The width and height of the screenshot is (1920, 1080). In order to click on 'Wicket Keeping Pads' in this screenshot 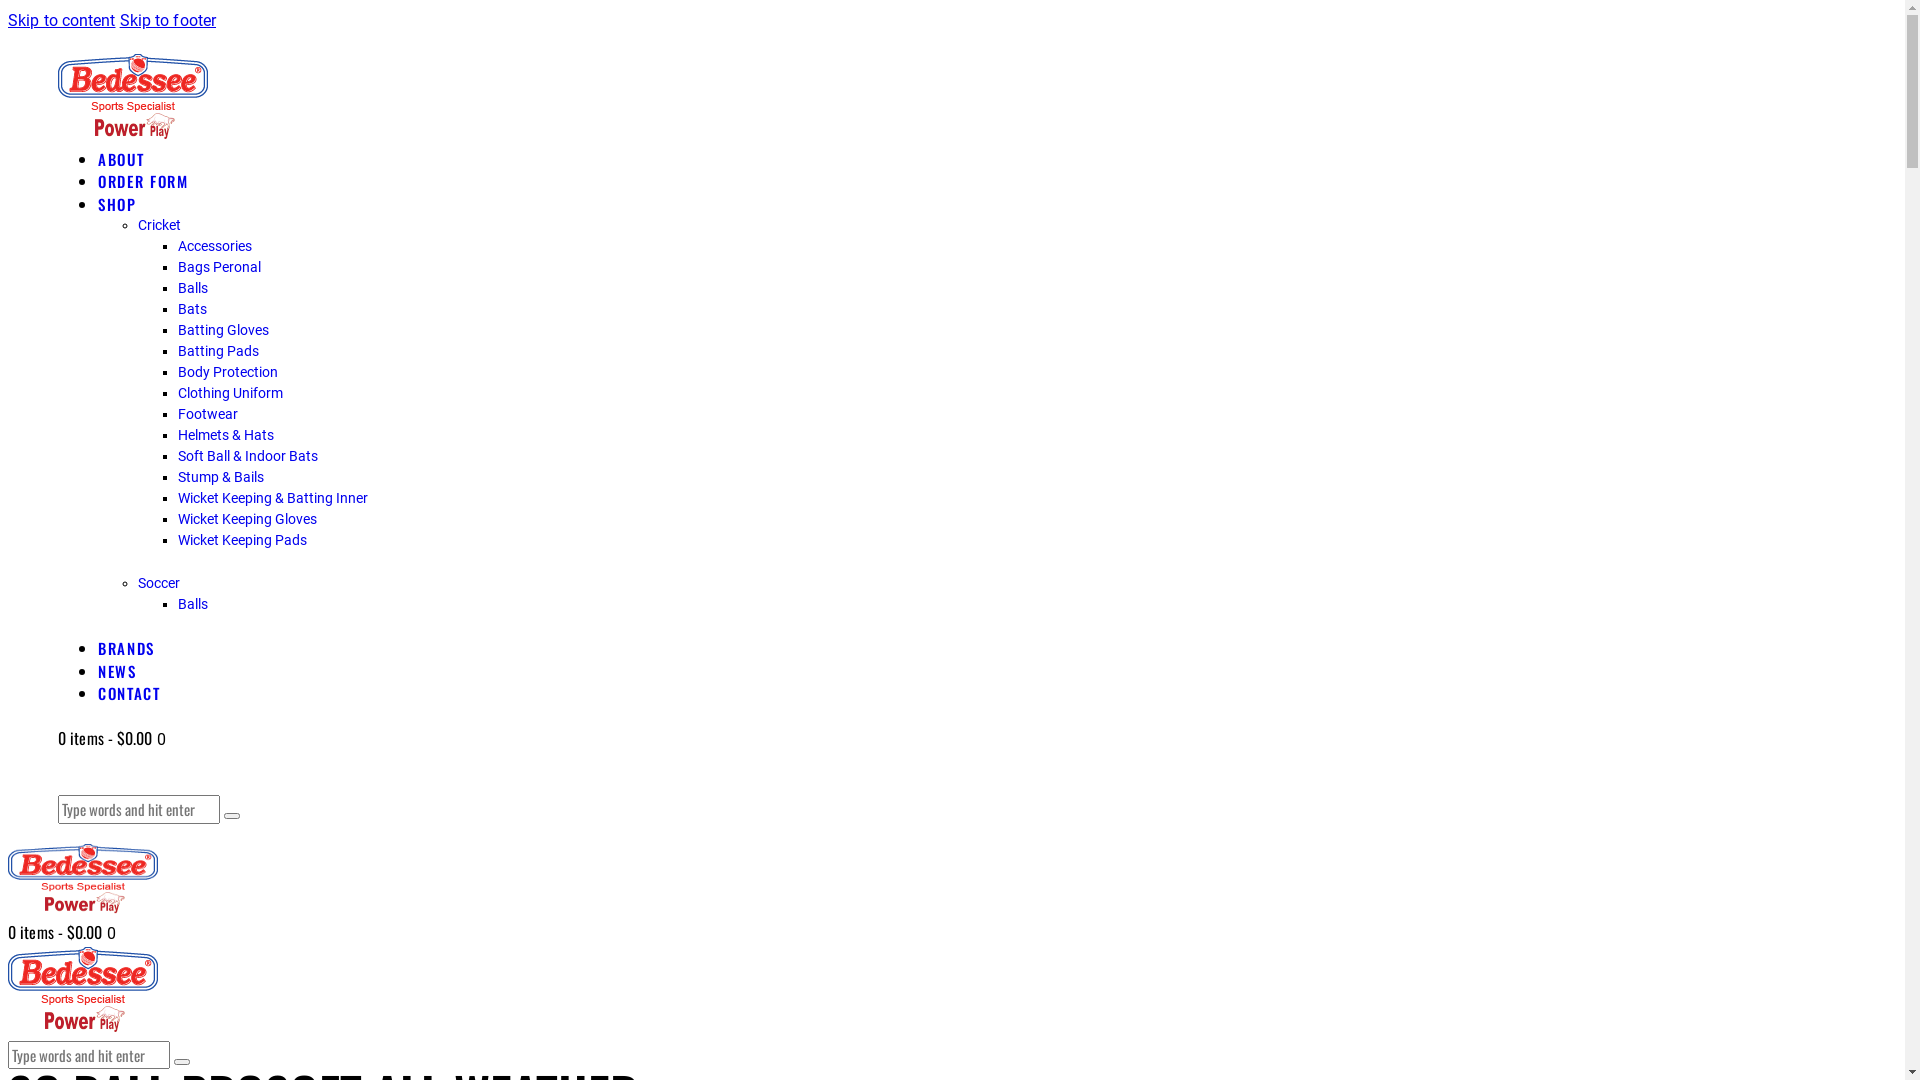, I will do `click(177, 540)`.